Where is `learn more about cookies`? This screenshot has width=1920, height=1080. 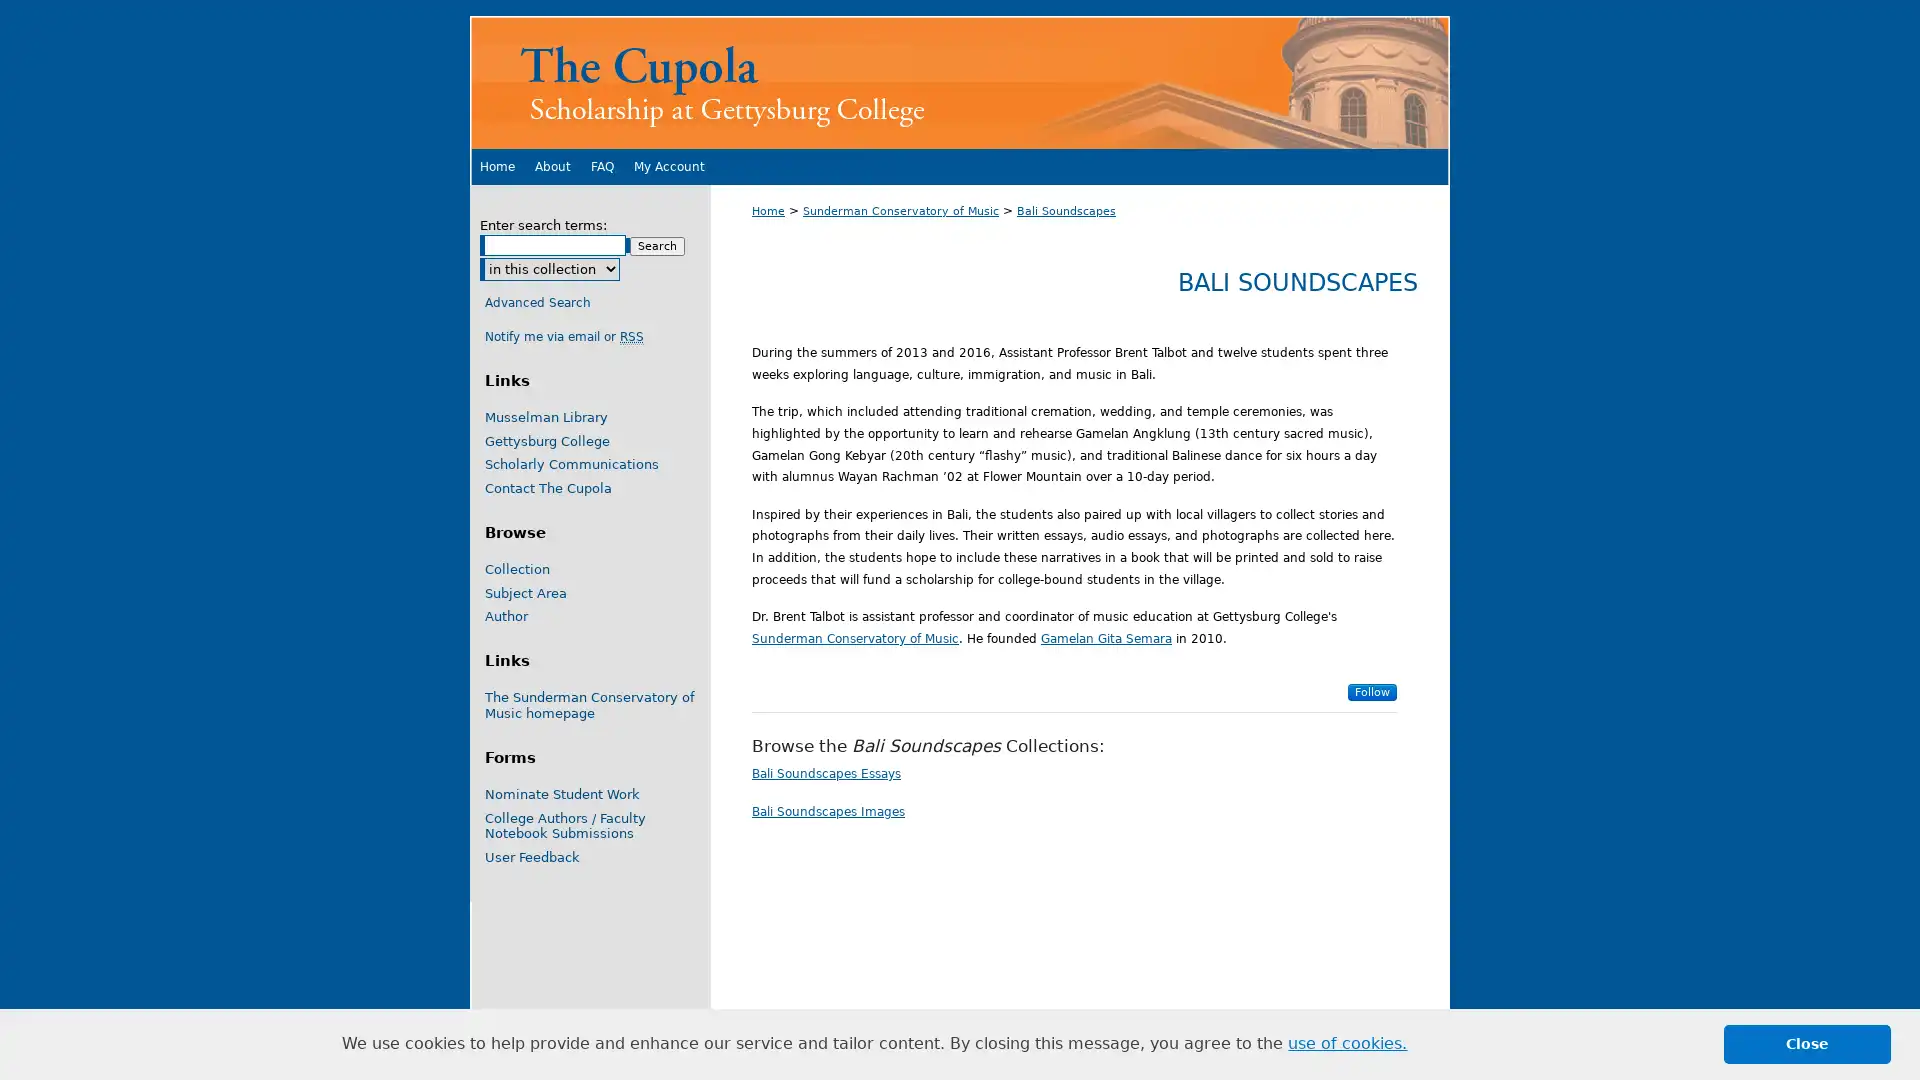
learn more about cookies is located at coordinates (1347, 1043).